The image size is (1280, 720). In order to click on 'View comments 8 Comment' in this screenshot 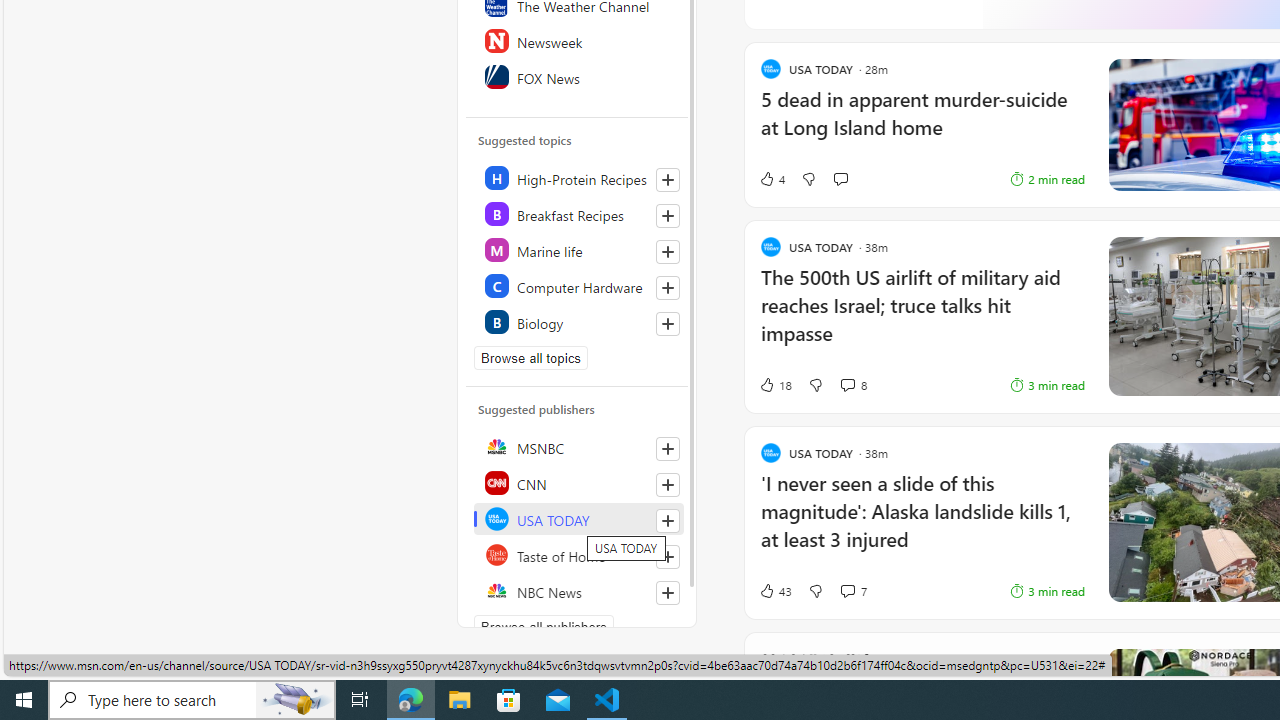, I will do `click(847, 385)`.